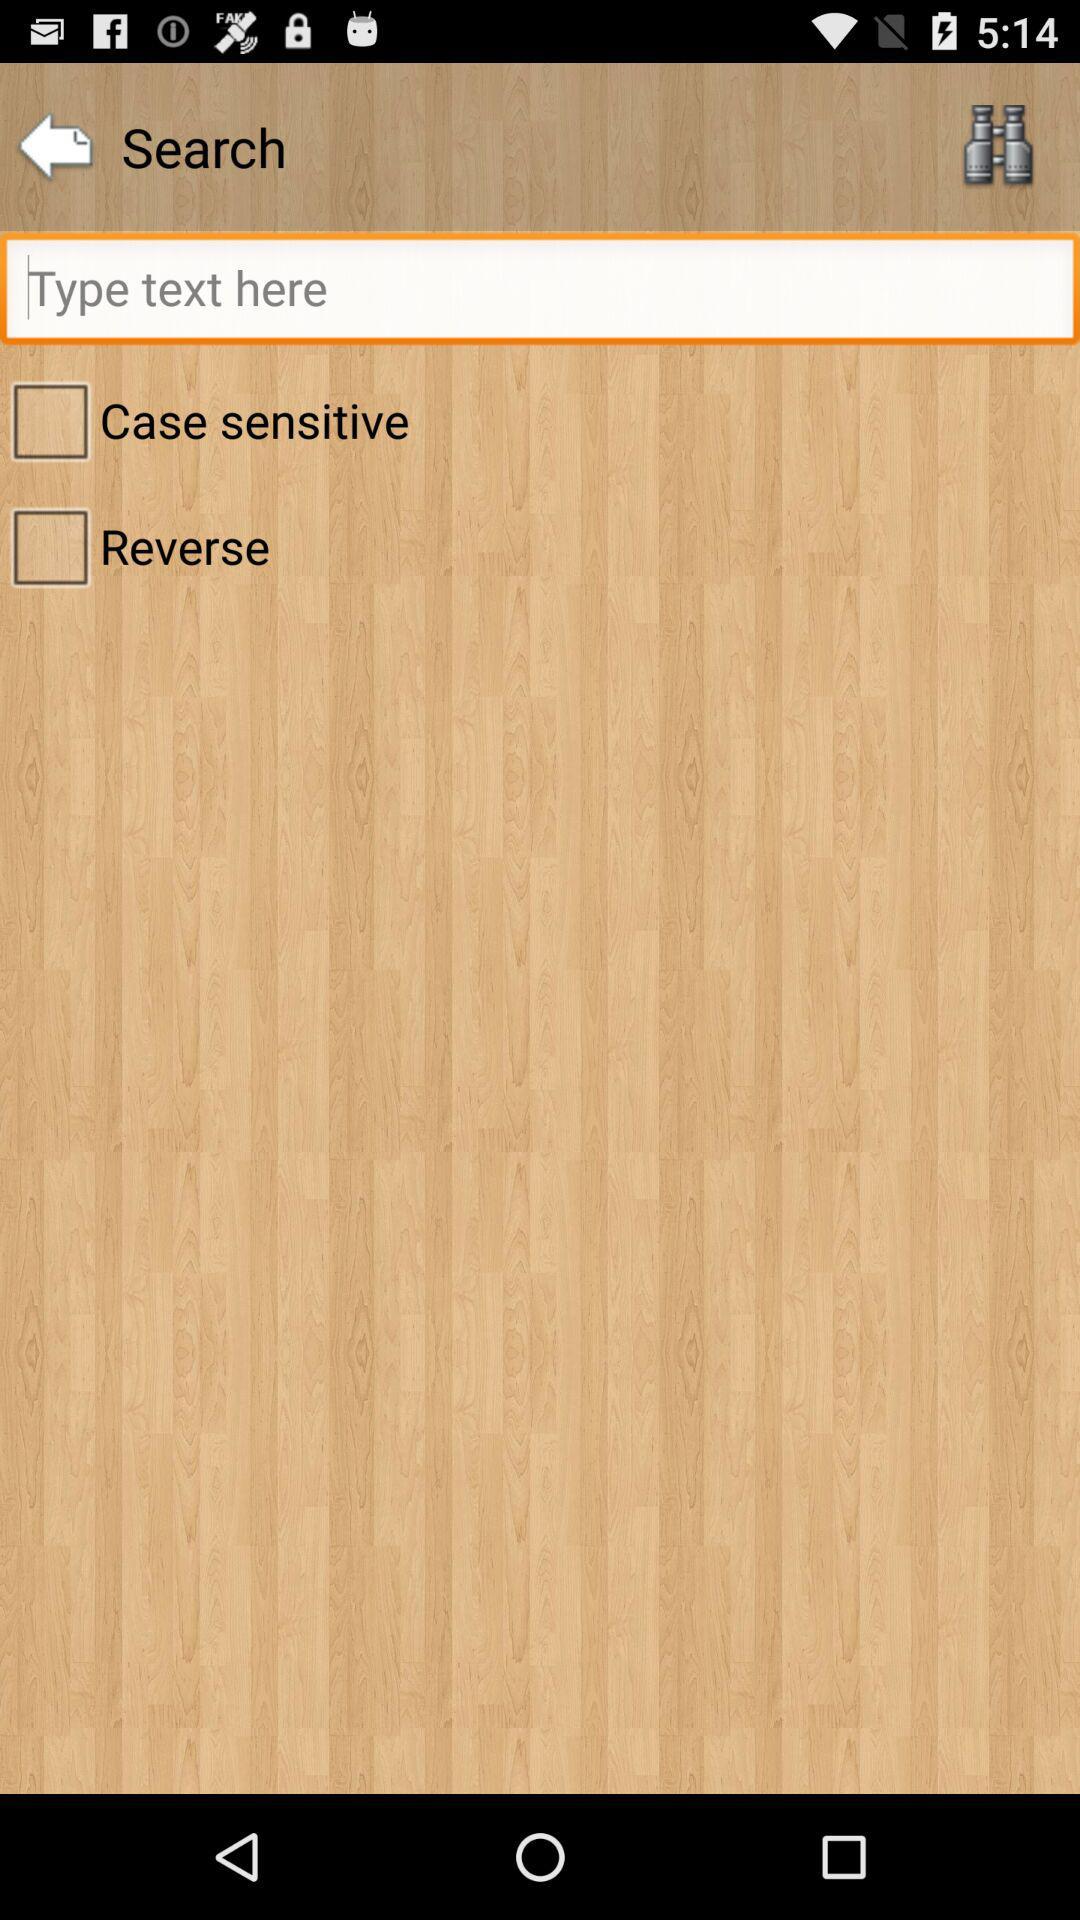  What do you see at coordinates (540, 292) in the screenshot?
I see `search` at bounding box center [540, 292].